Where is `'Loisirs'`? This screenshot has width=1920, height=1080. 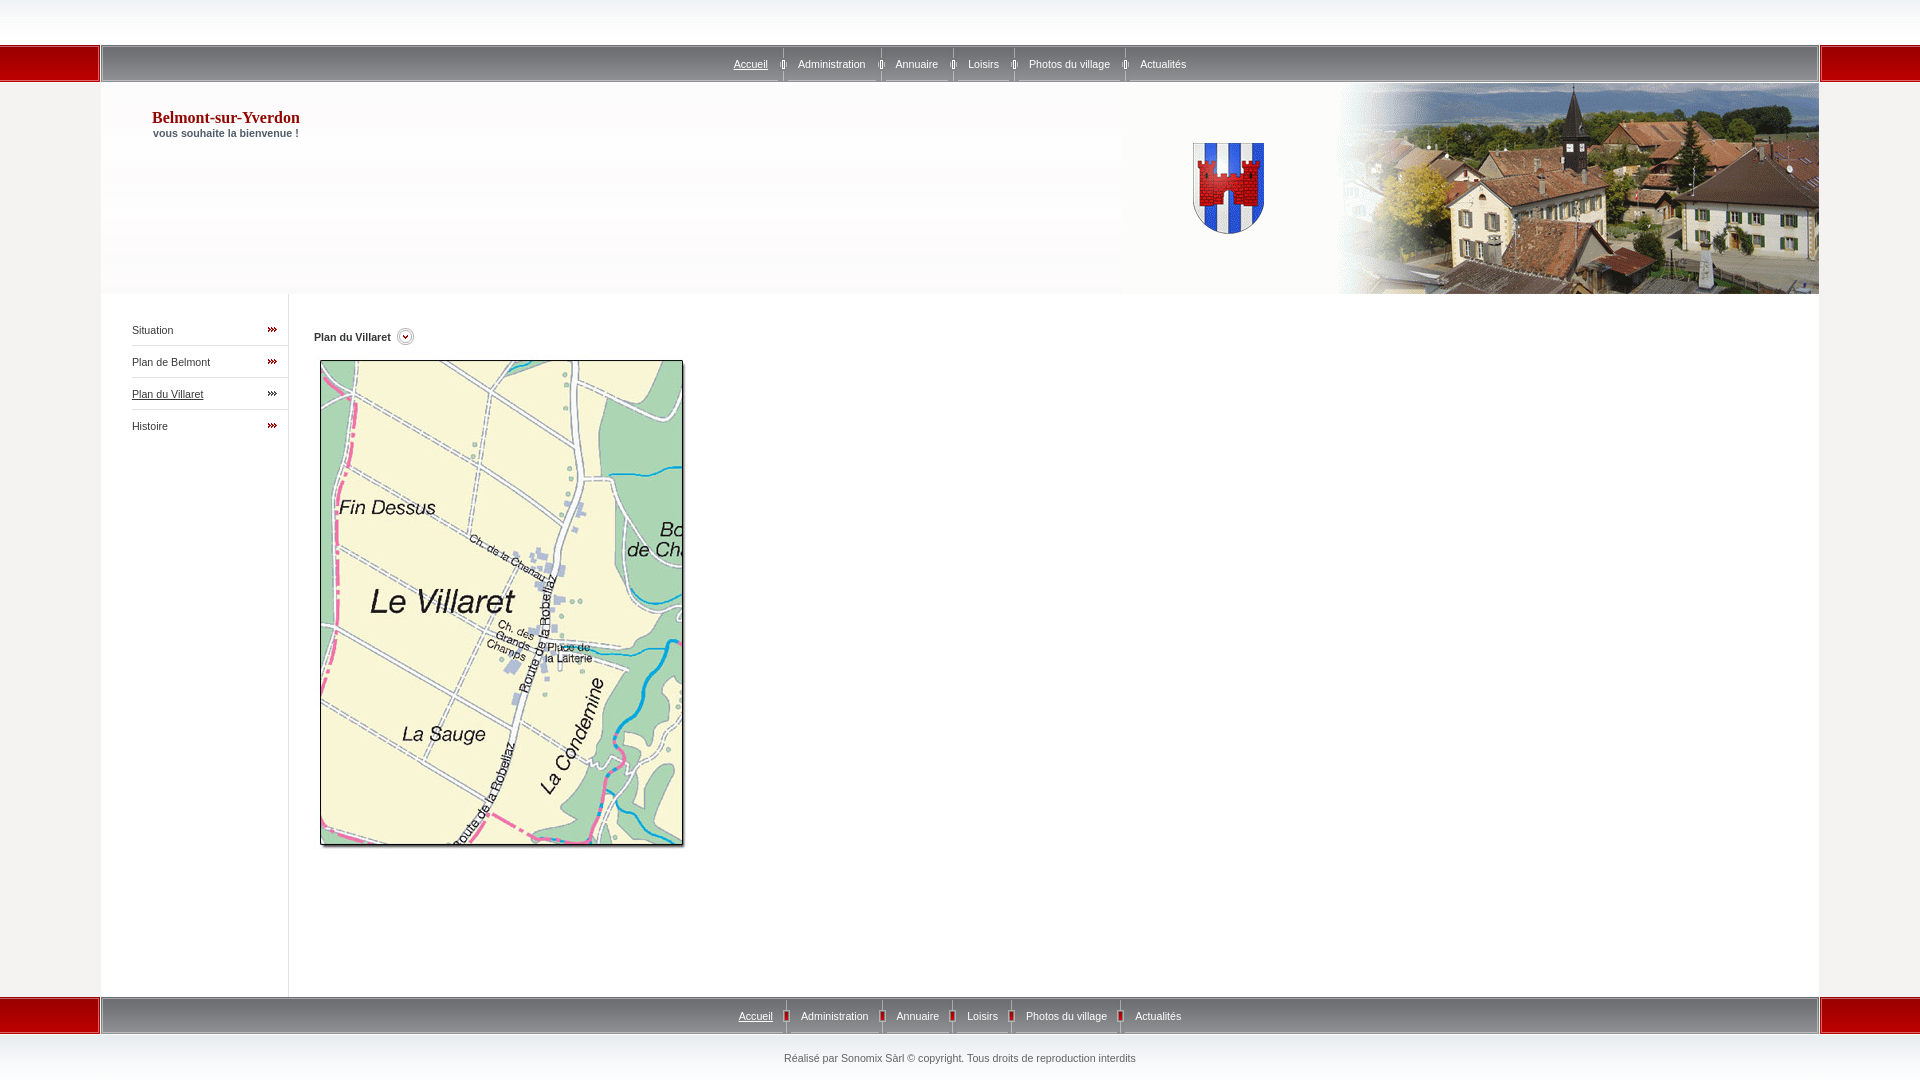 'Loisirs' is located at coordinates (983, 63).